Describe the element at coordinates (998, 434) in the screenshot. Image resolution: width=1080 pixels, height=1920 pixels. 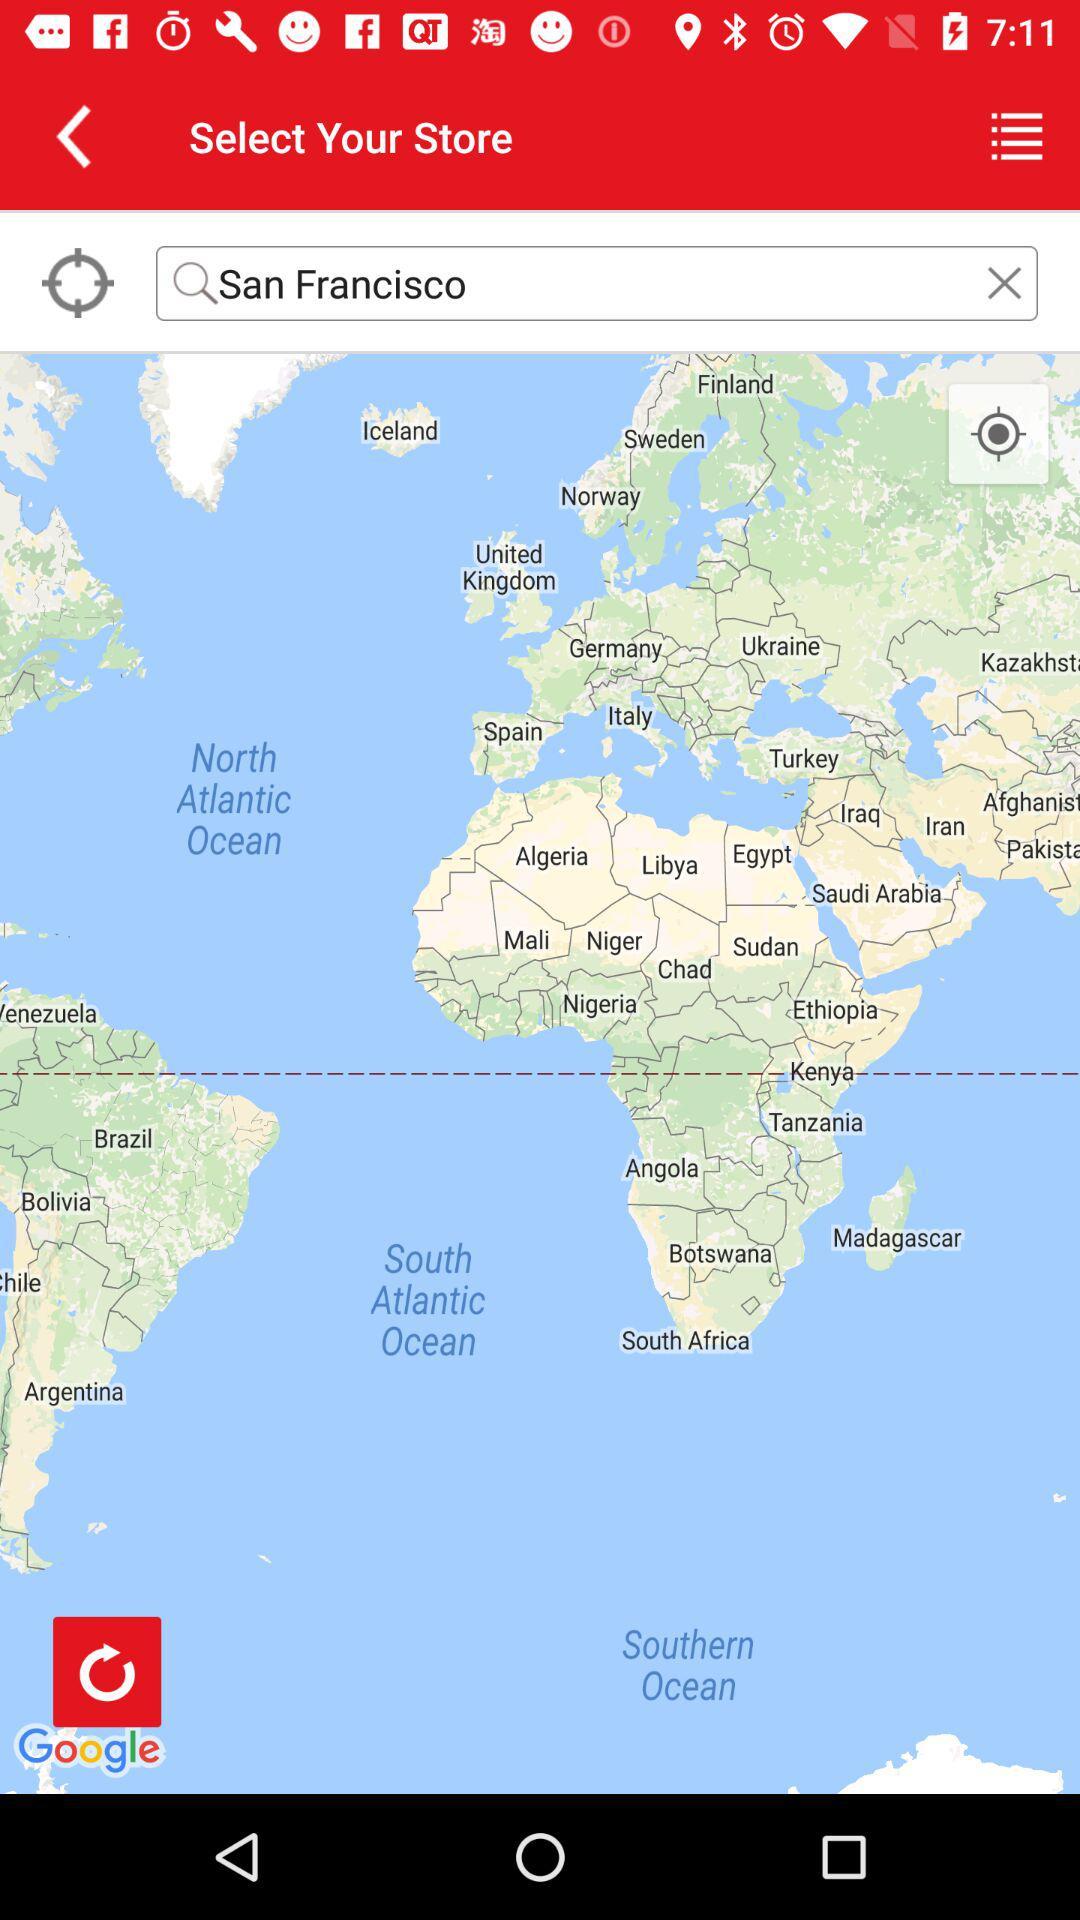
I see `the location_crosshair icon` at that location.